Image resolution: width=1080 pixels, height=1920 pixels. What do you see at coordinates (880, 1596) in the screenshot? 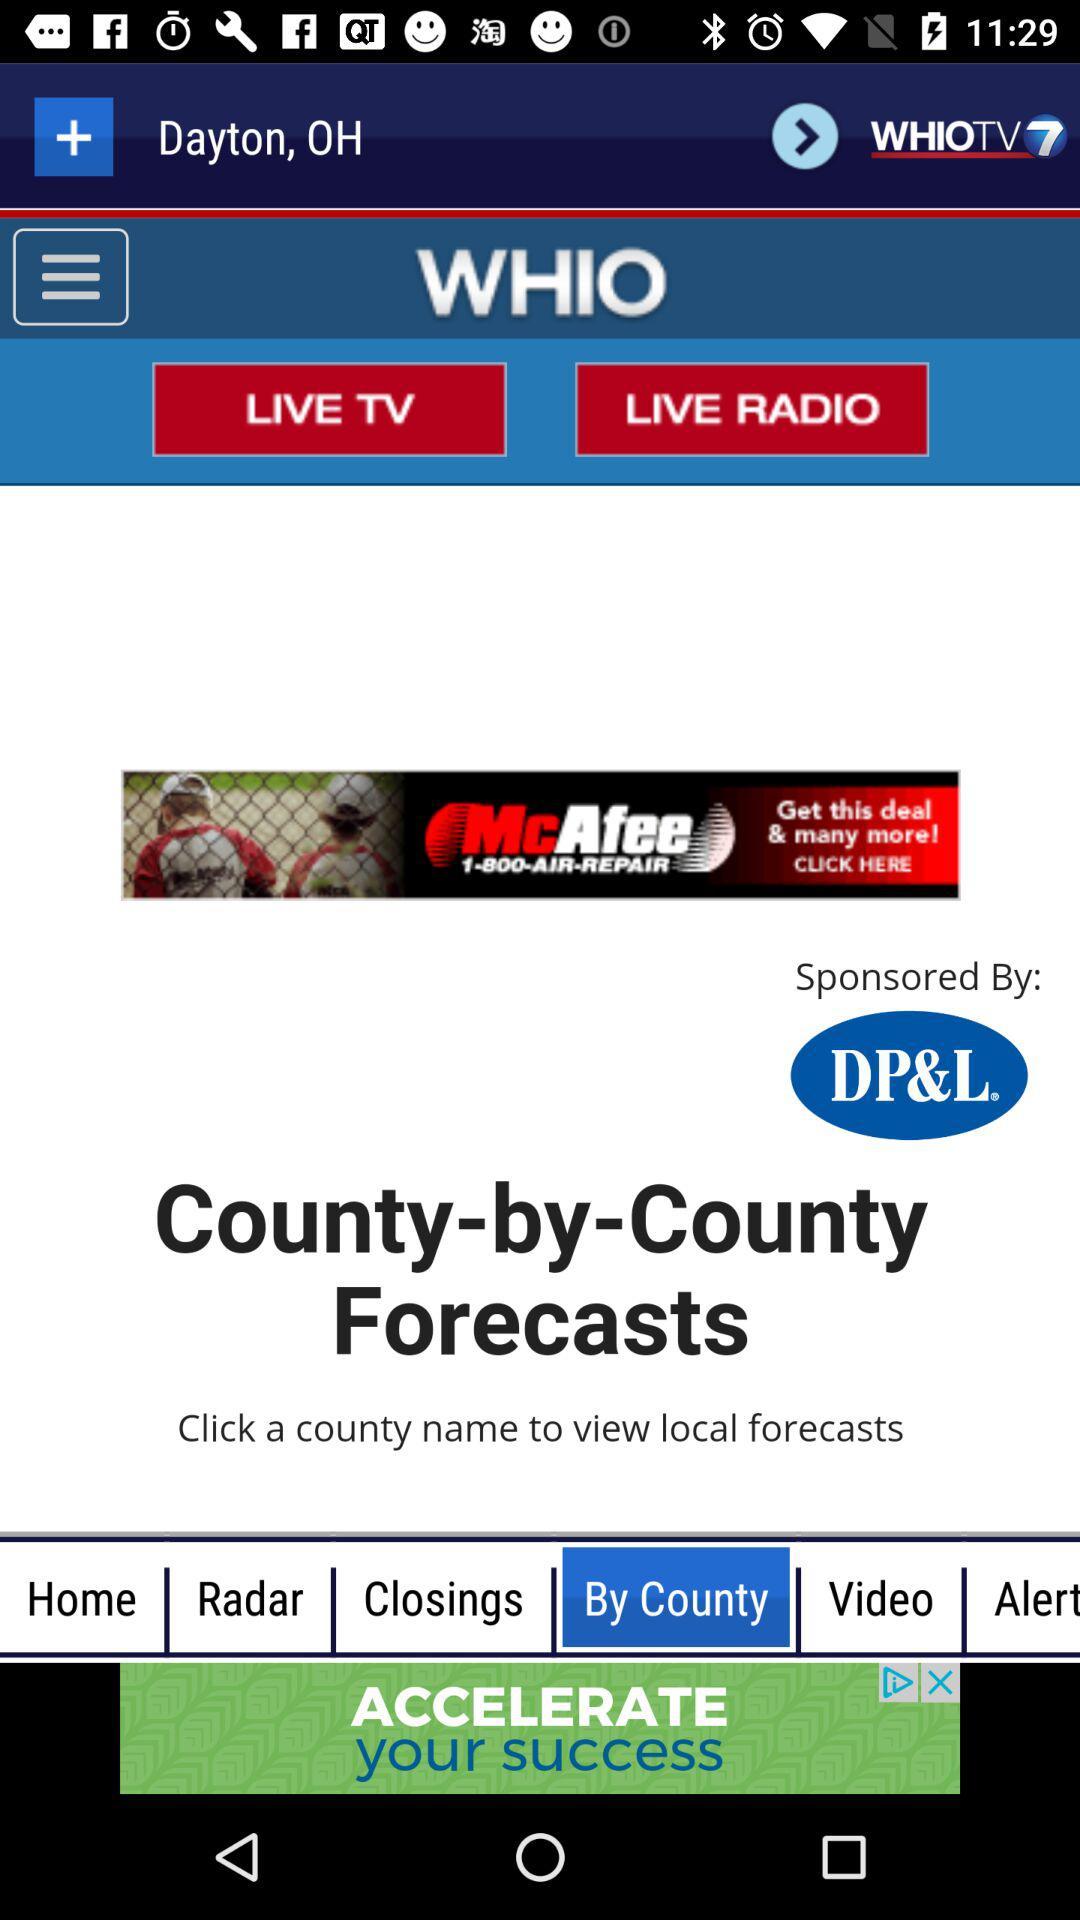
I see `the button on right of by county` at bounding box center [880, 1596].